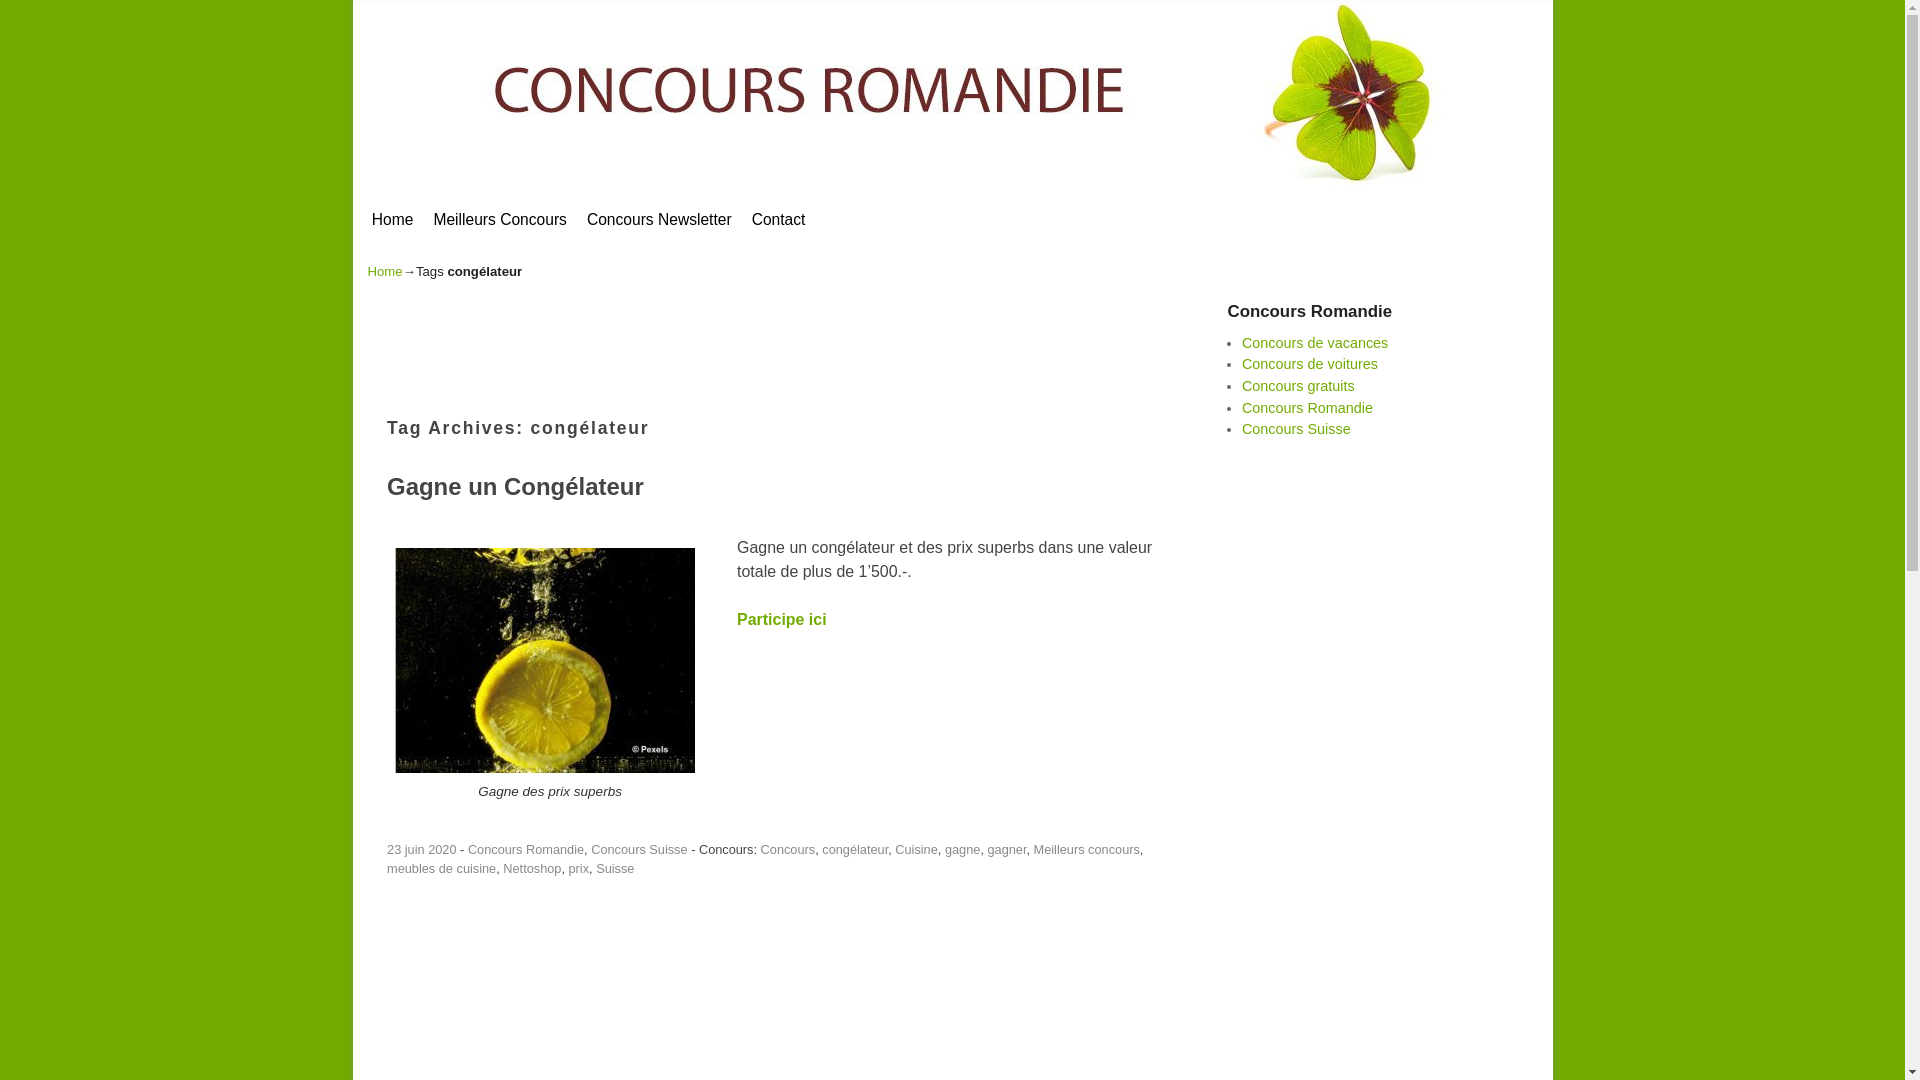 Image resolution: width=1920 pixels, height=1080 pixels. What do you see at coordinates (787, 849) in the screenshot?
I see `'Concours'` at bounding box center [787, 849].